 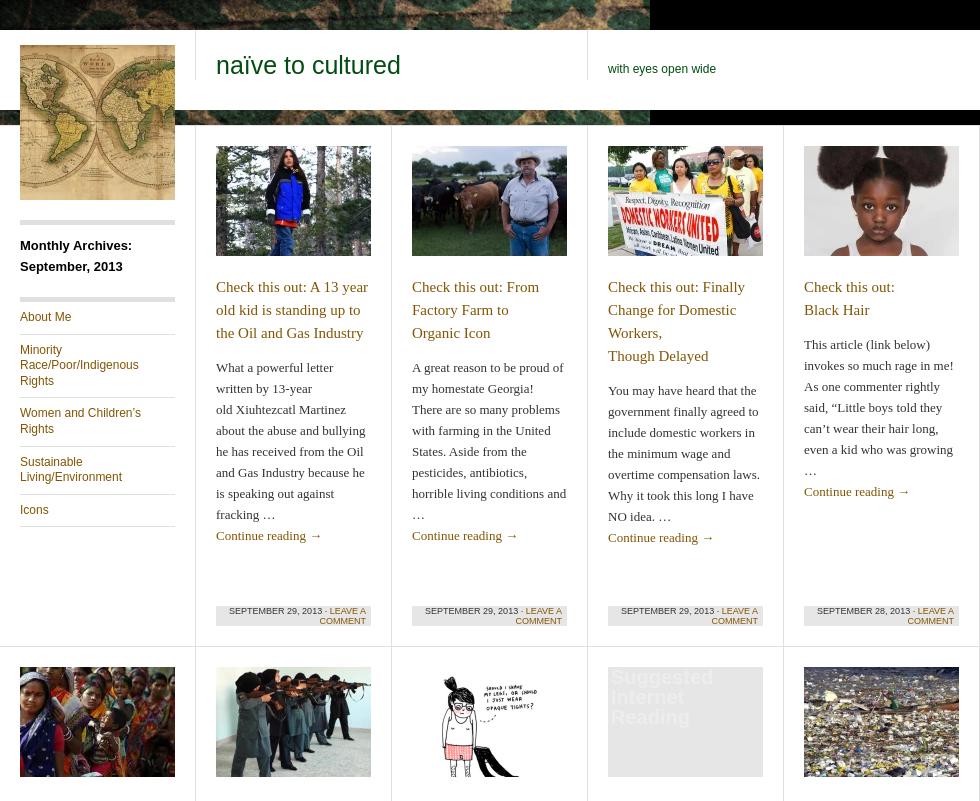 What do you see at coordinates (19, 317) in the screenshot?
I see `'About Me'` at bounding box center [19, 317].